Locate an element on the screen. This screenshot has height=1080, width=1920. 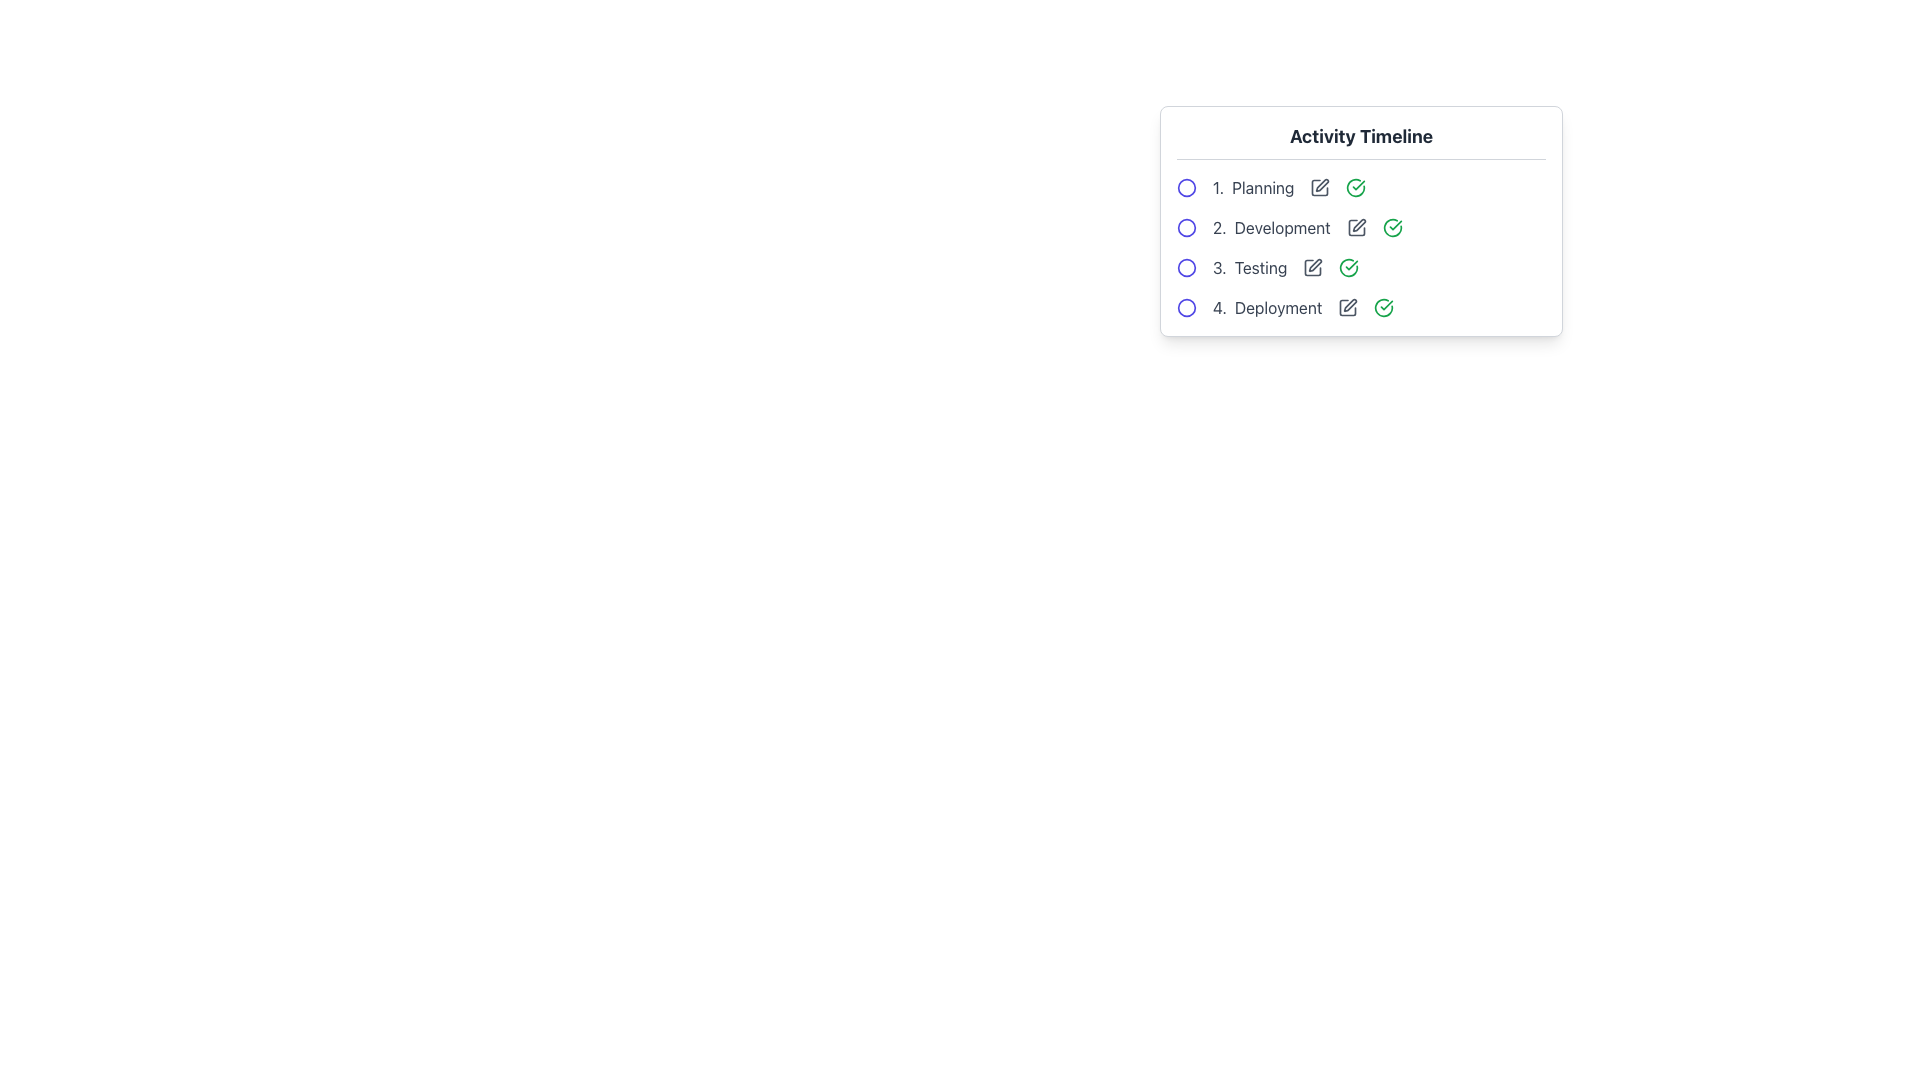
the circular SVG graphic located in the 'Activity Timeline' section, next to the label '1. Planning' is located at coordinates (1186, 188).